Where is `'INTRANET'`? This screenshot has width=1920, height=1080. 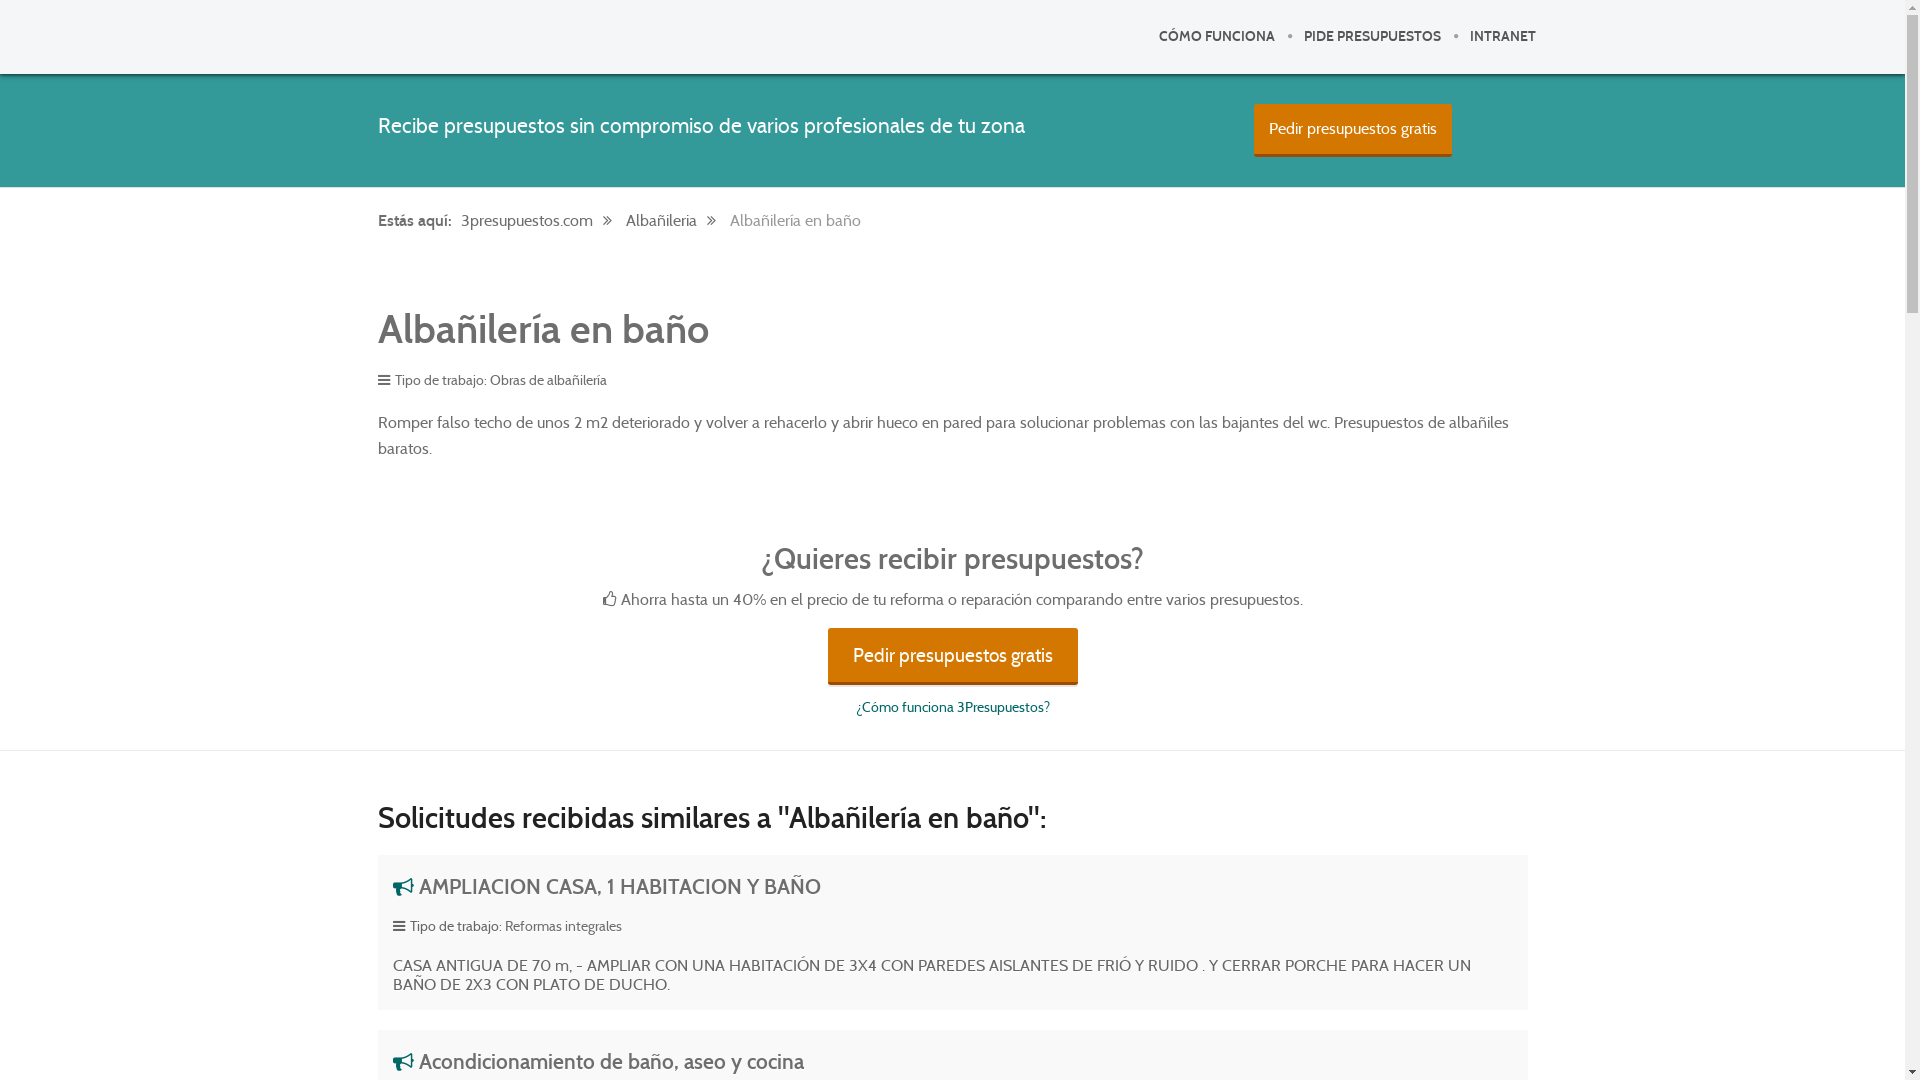 'INTRANET' is located at coordinates (1502, 37).